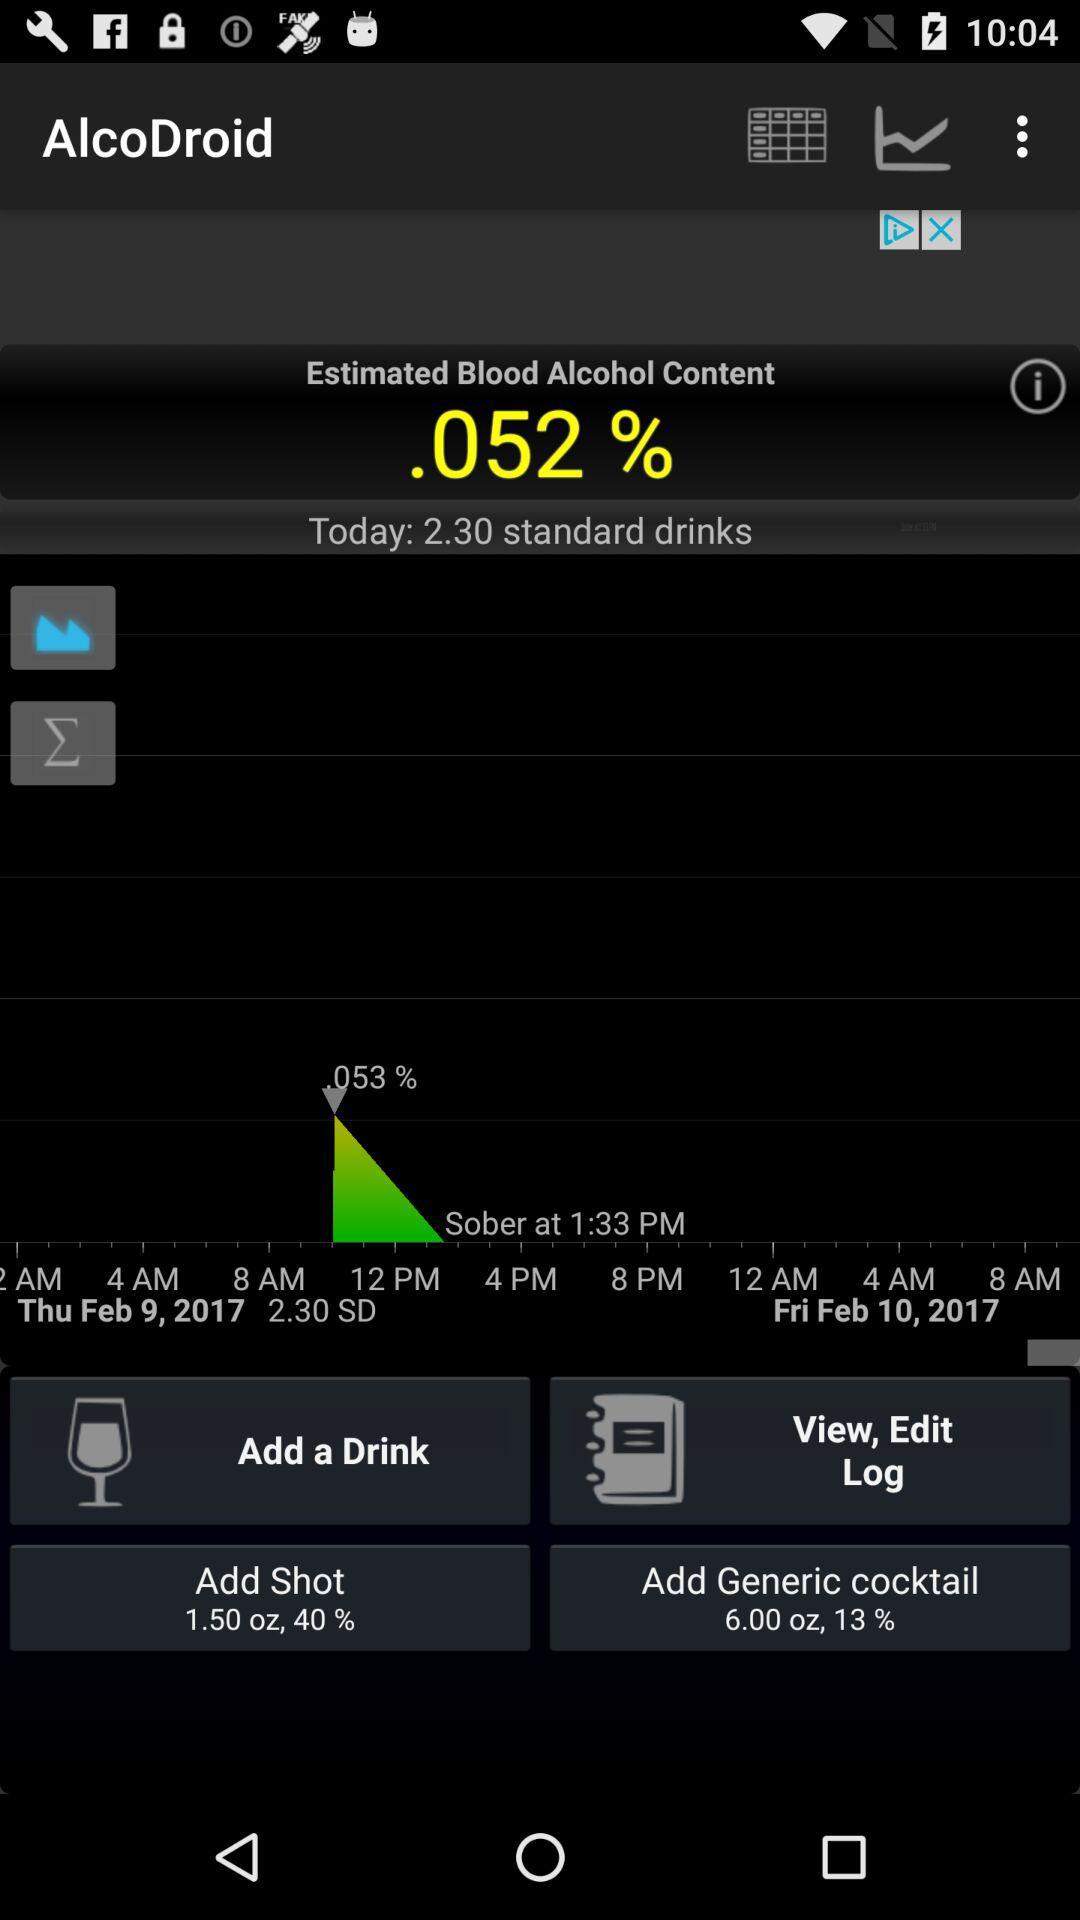 The width and height of the screenshot is (1080, 1920). I want to click on advertisement, so click(540, 274).